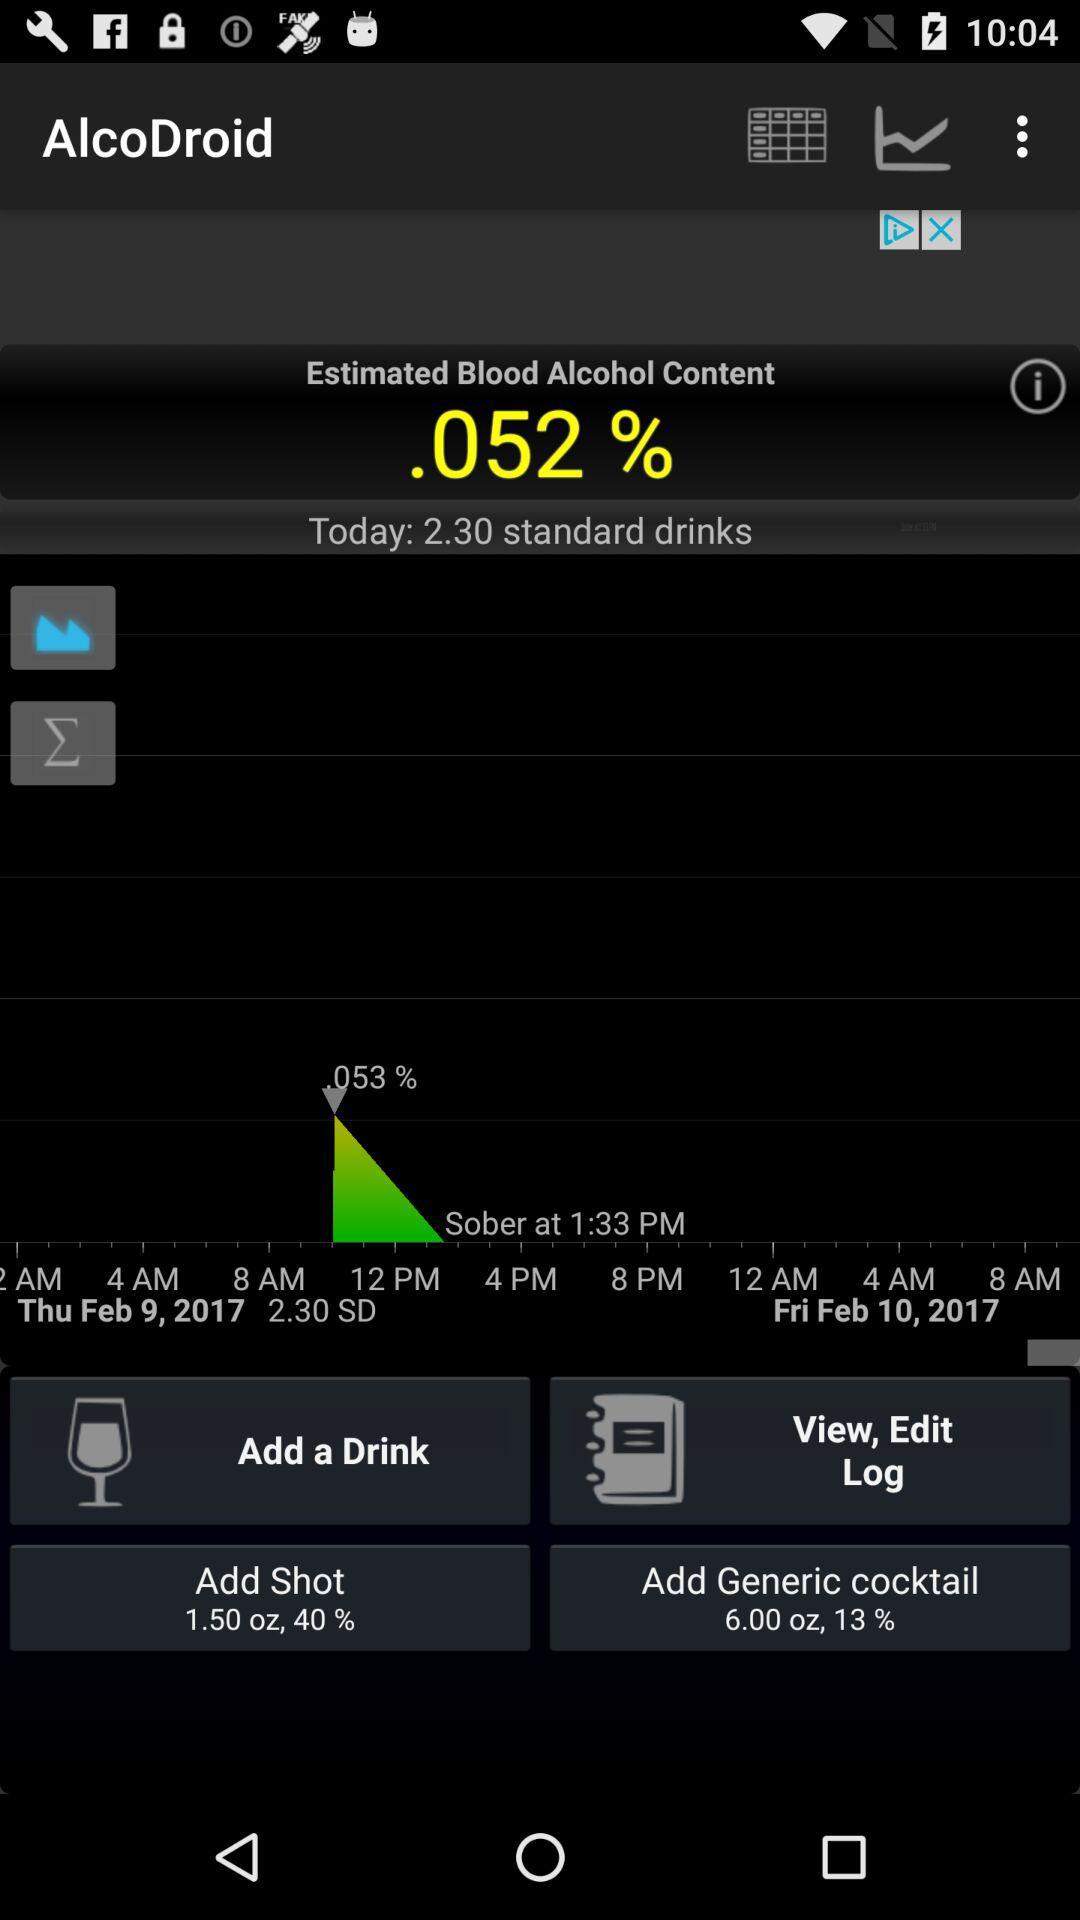 The width and height of the screenshot is (1080, 1920). I want to click on advertisement, so click(540, 274).